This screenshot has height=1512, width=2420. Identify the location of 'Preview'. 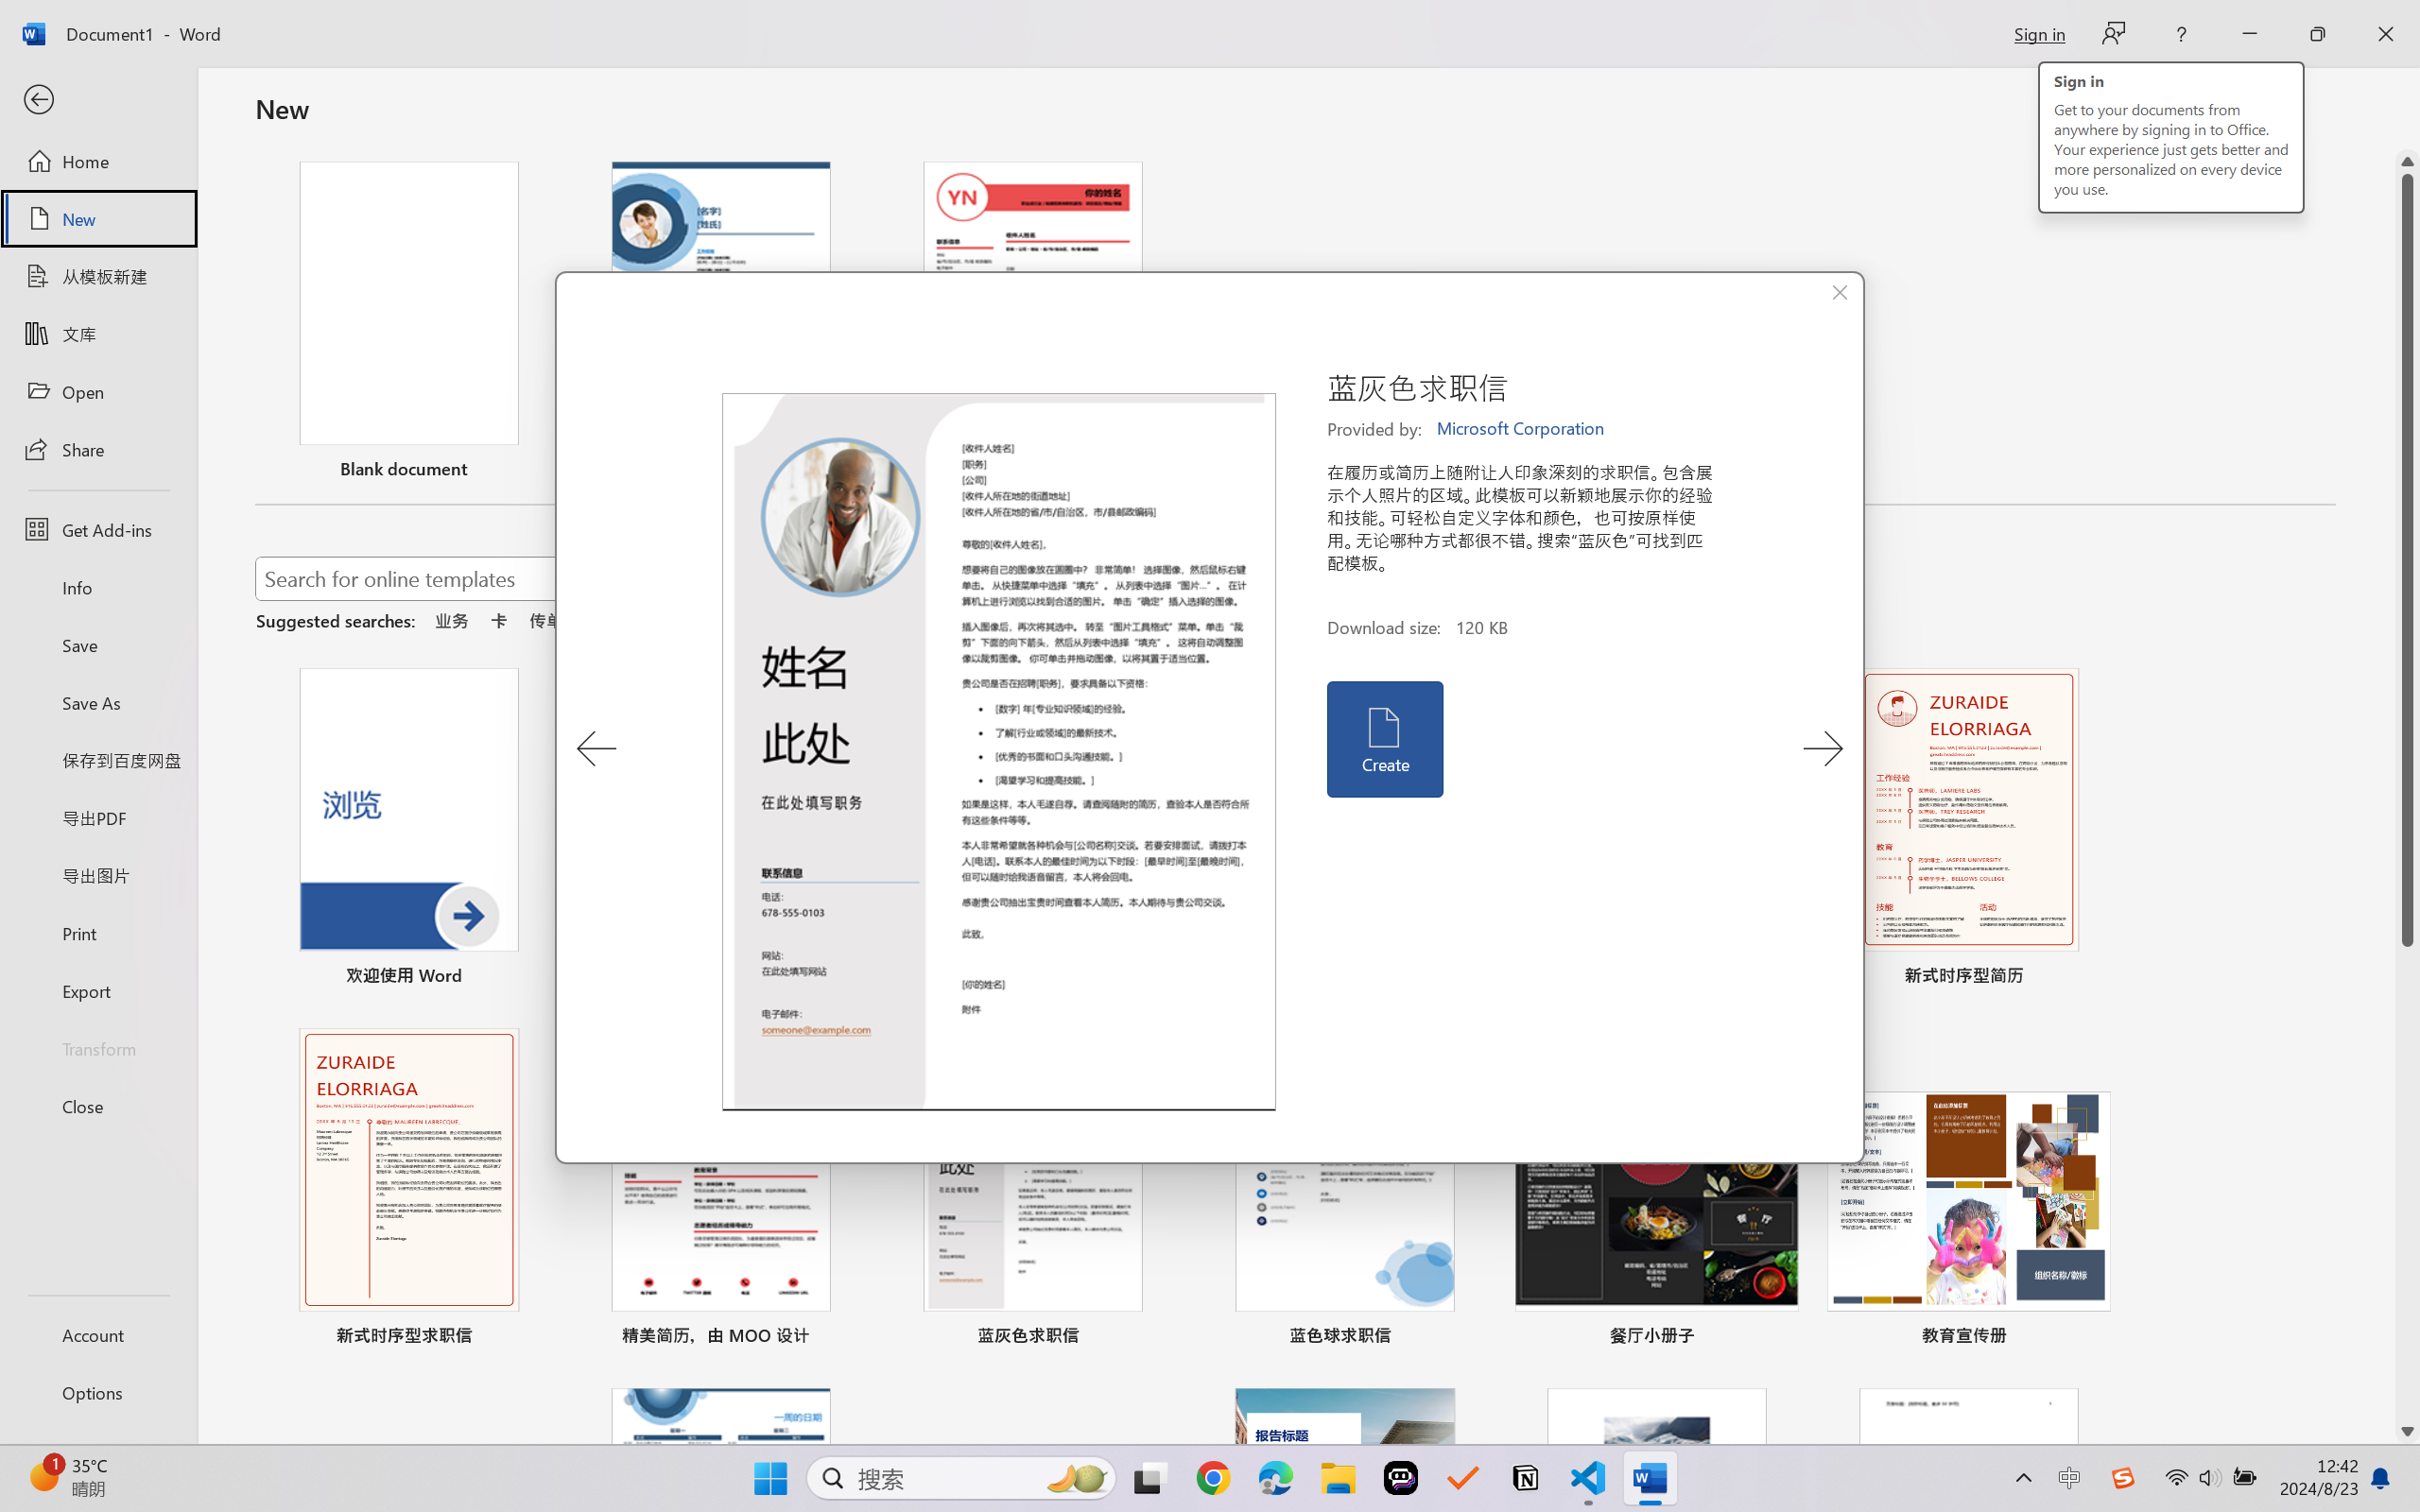
(998, 752).